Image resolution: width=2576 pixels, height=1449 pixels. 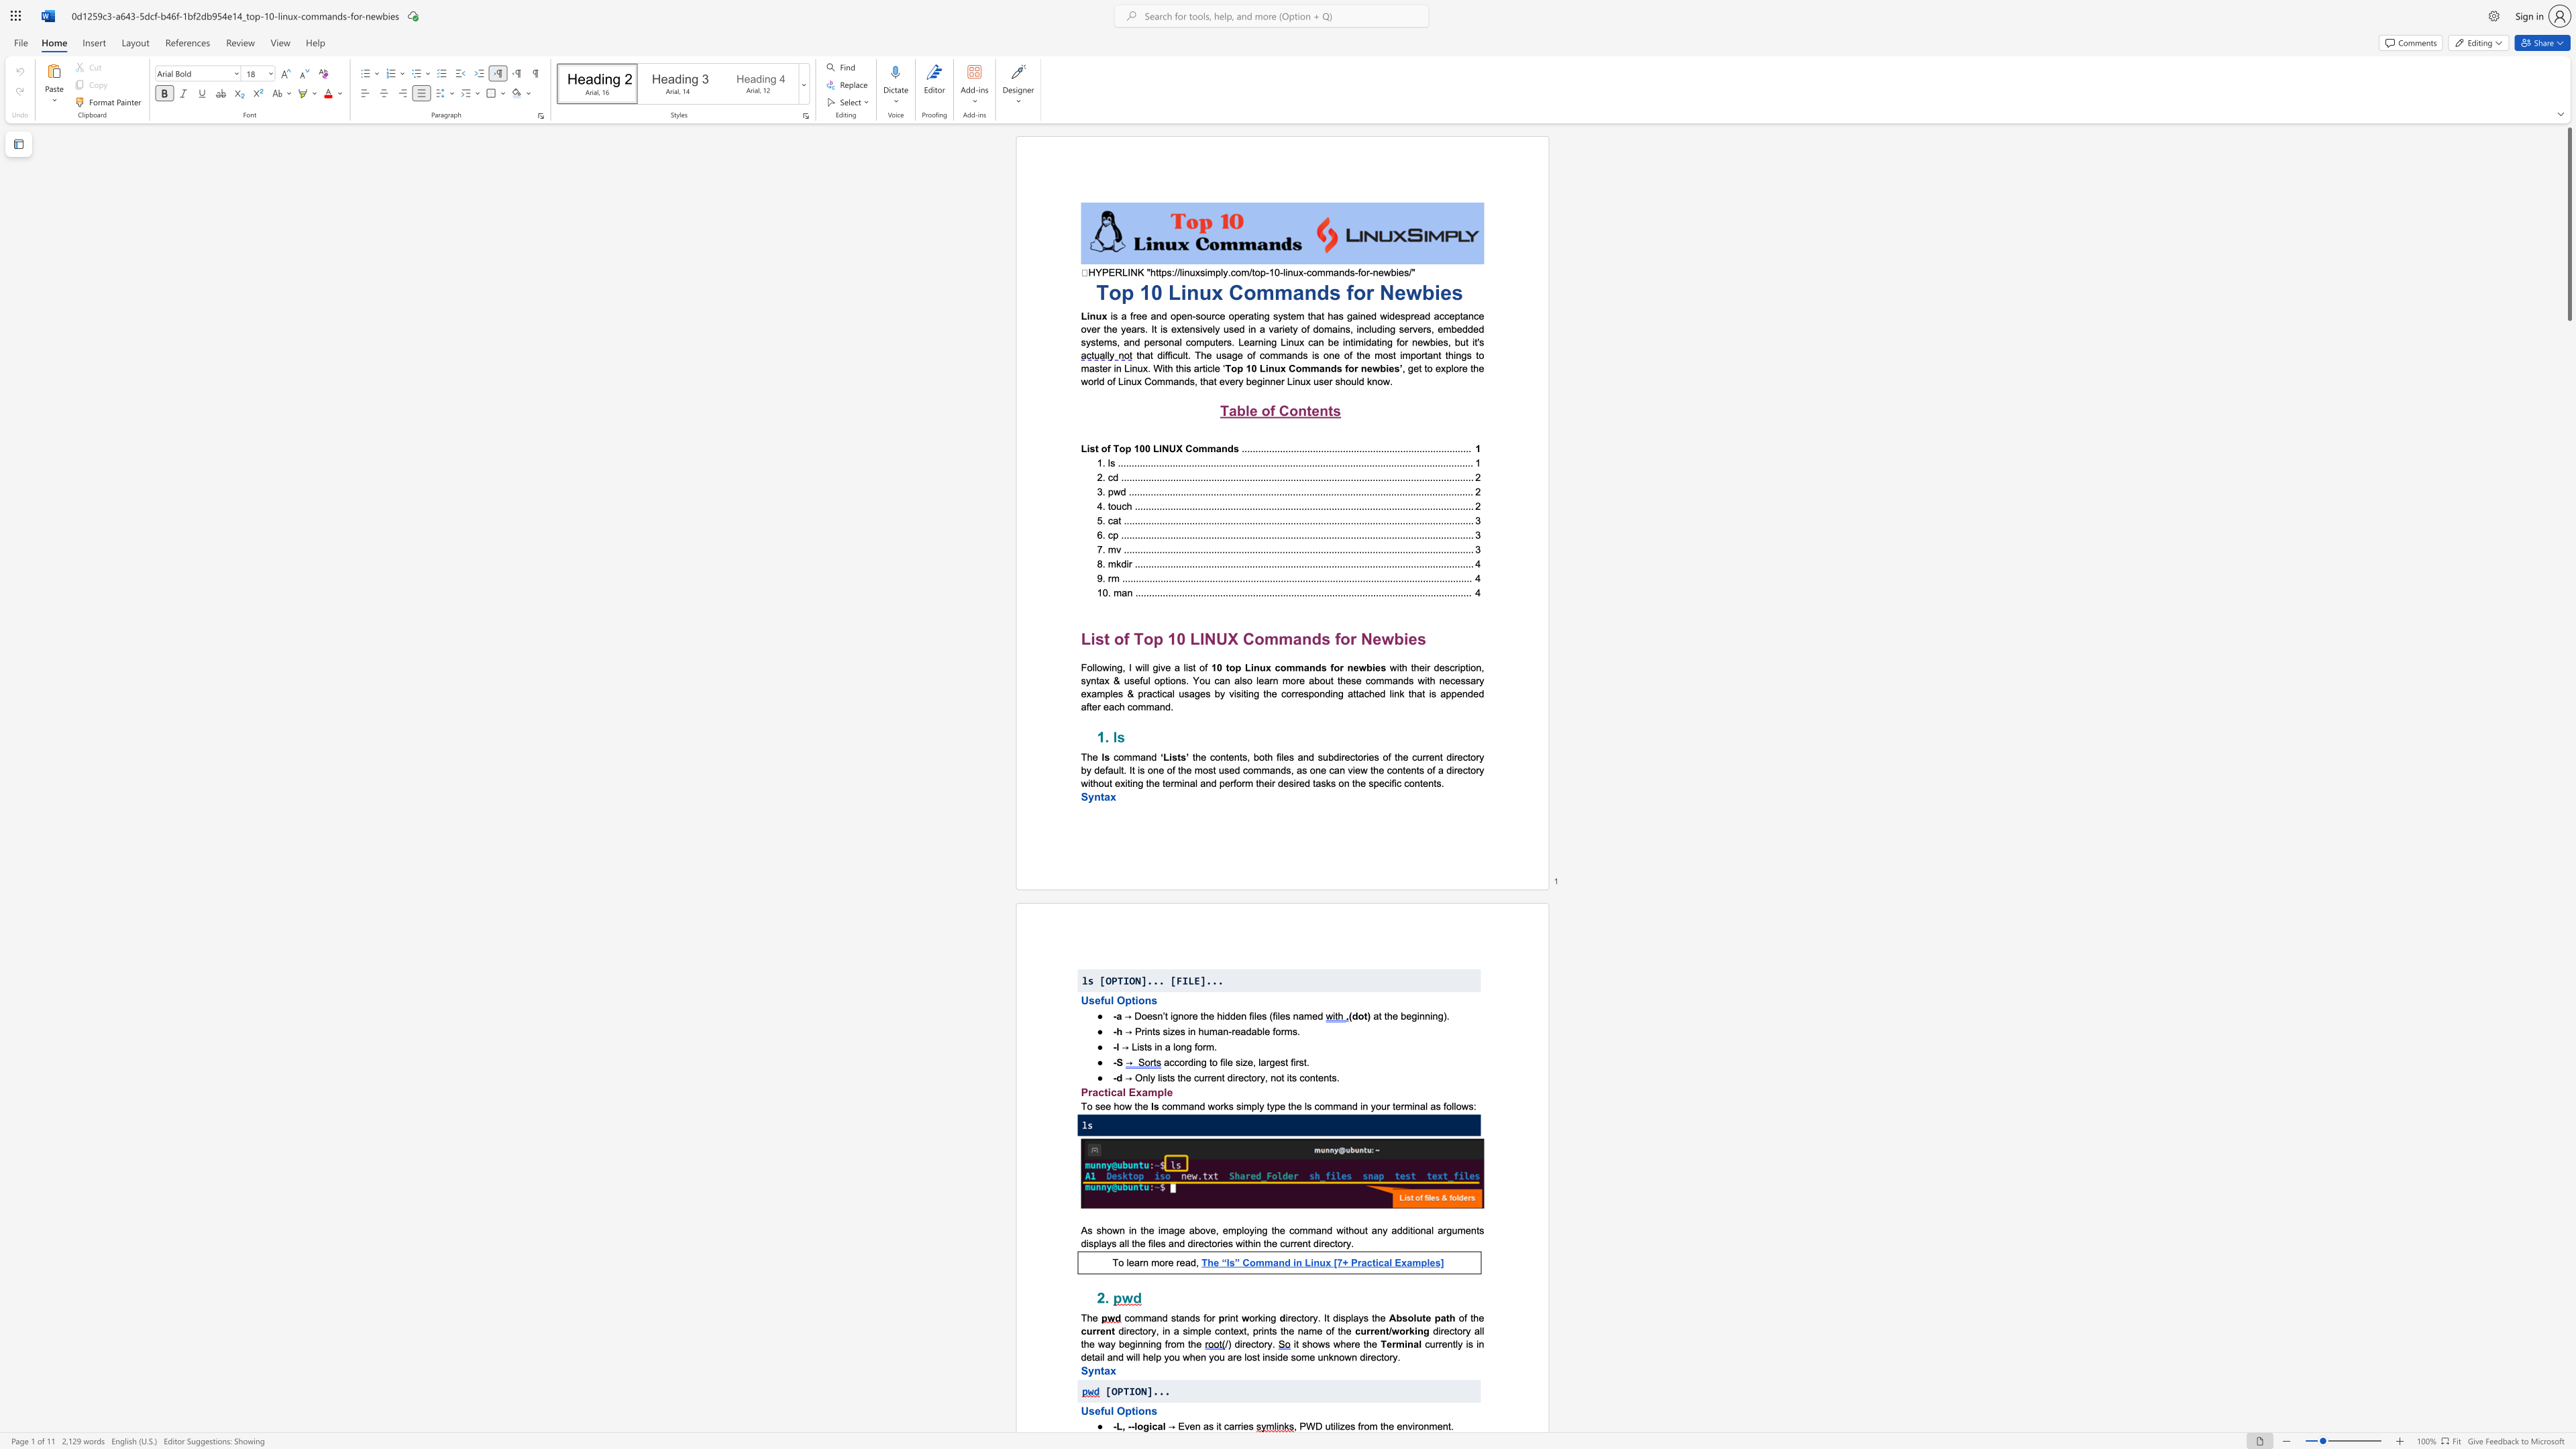 What do you see at coordinates (1099, 667) in the screenshot?
I see `the 2th character "o" in the text` at bounding box center [1099, 667].